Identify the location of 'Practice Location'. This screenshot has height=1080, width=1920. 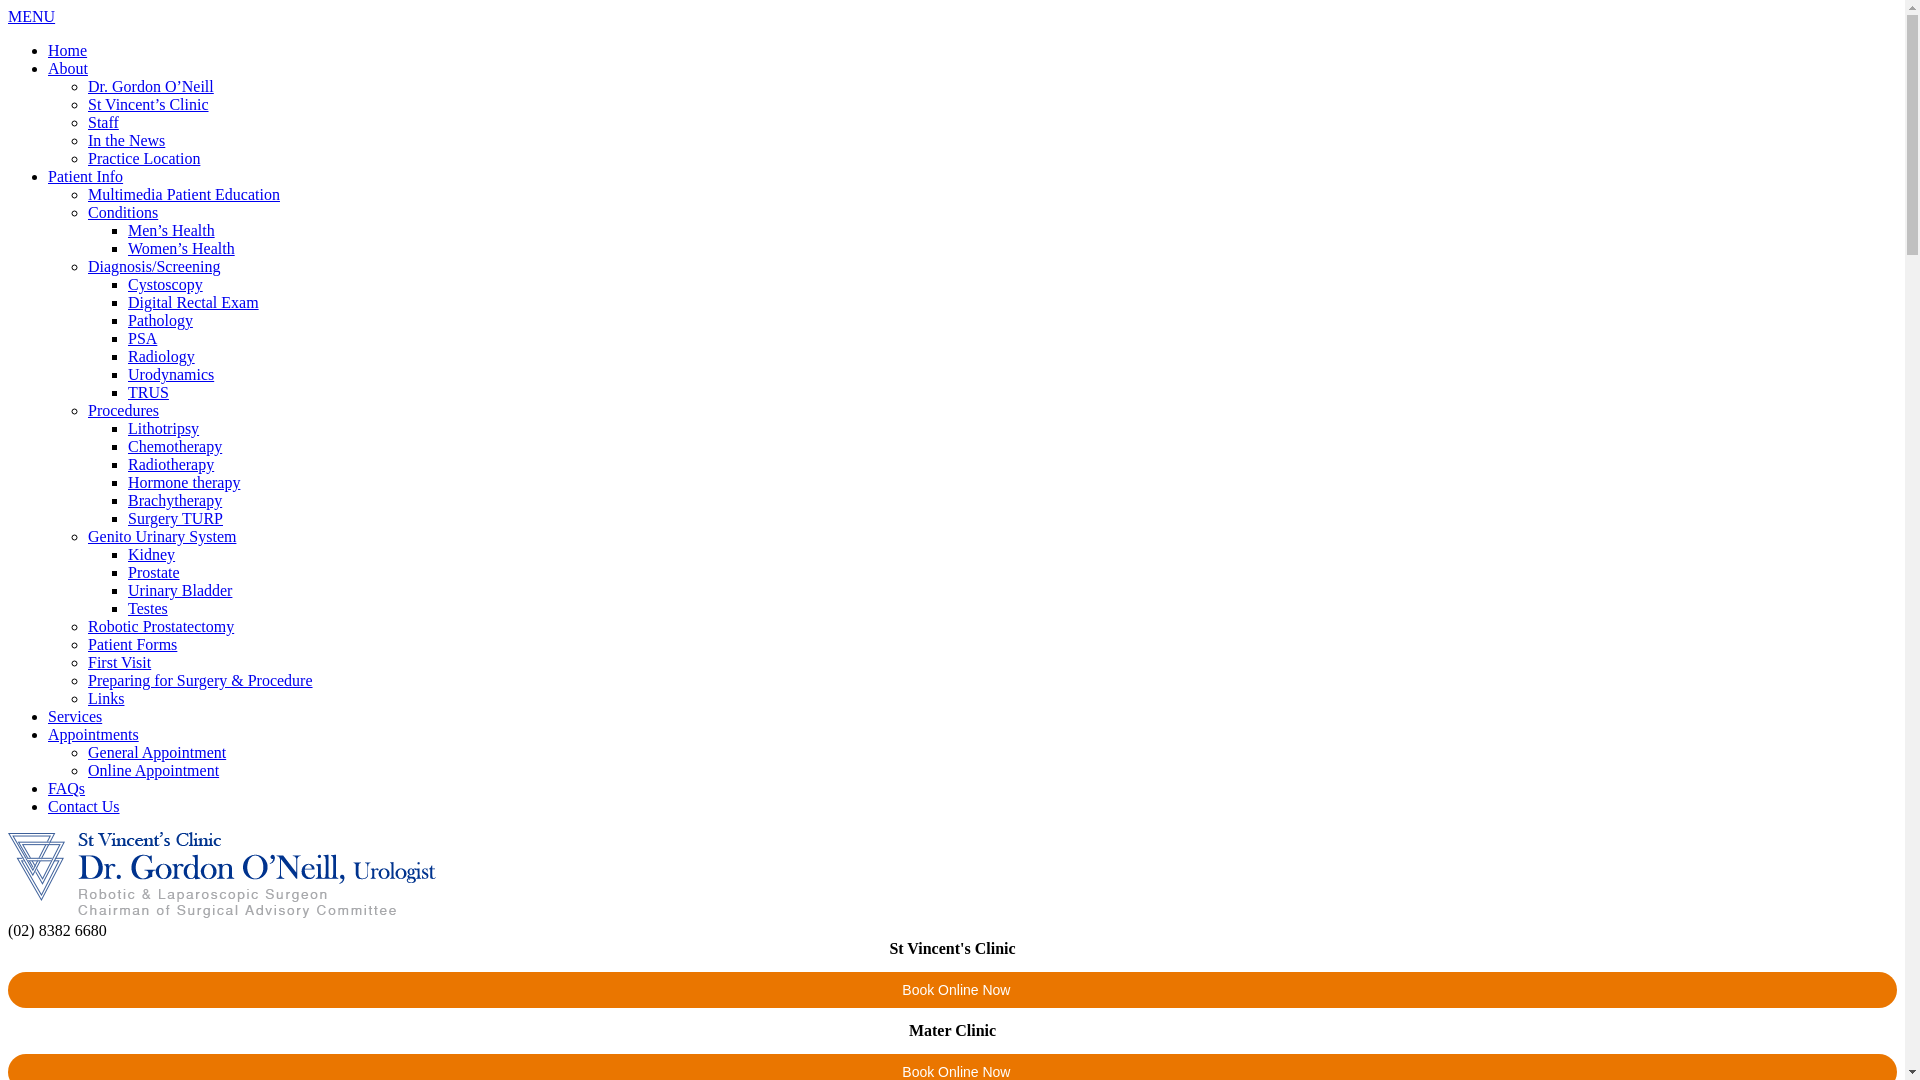
(86, 157).